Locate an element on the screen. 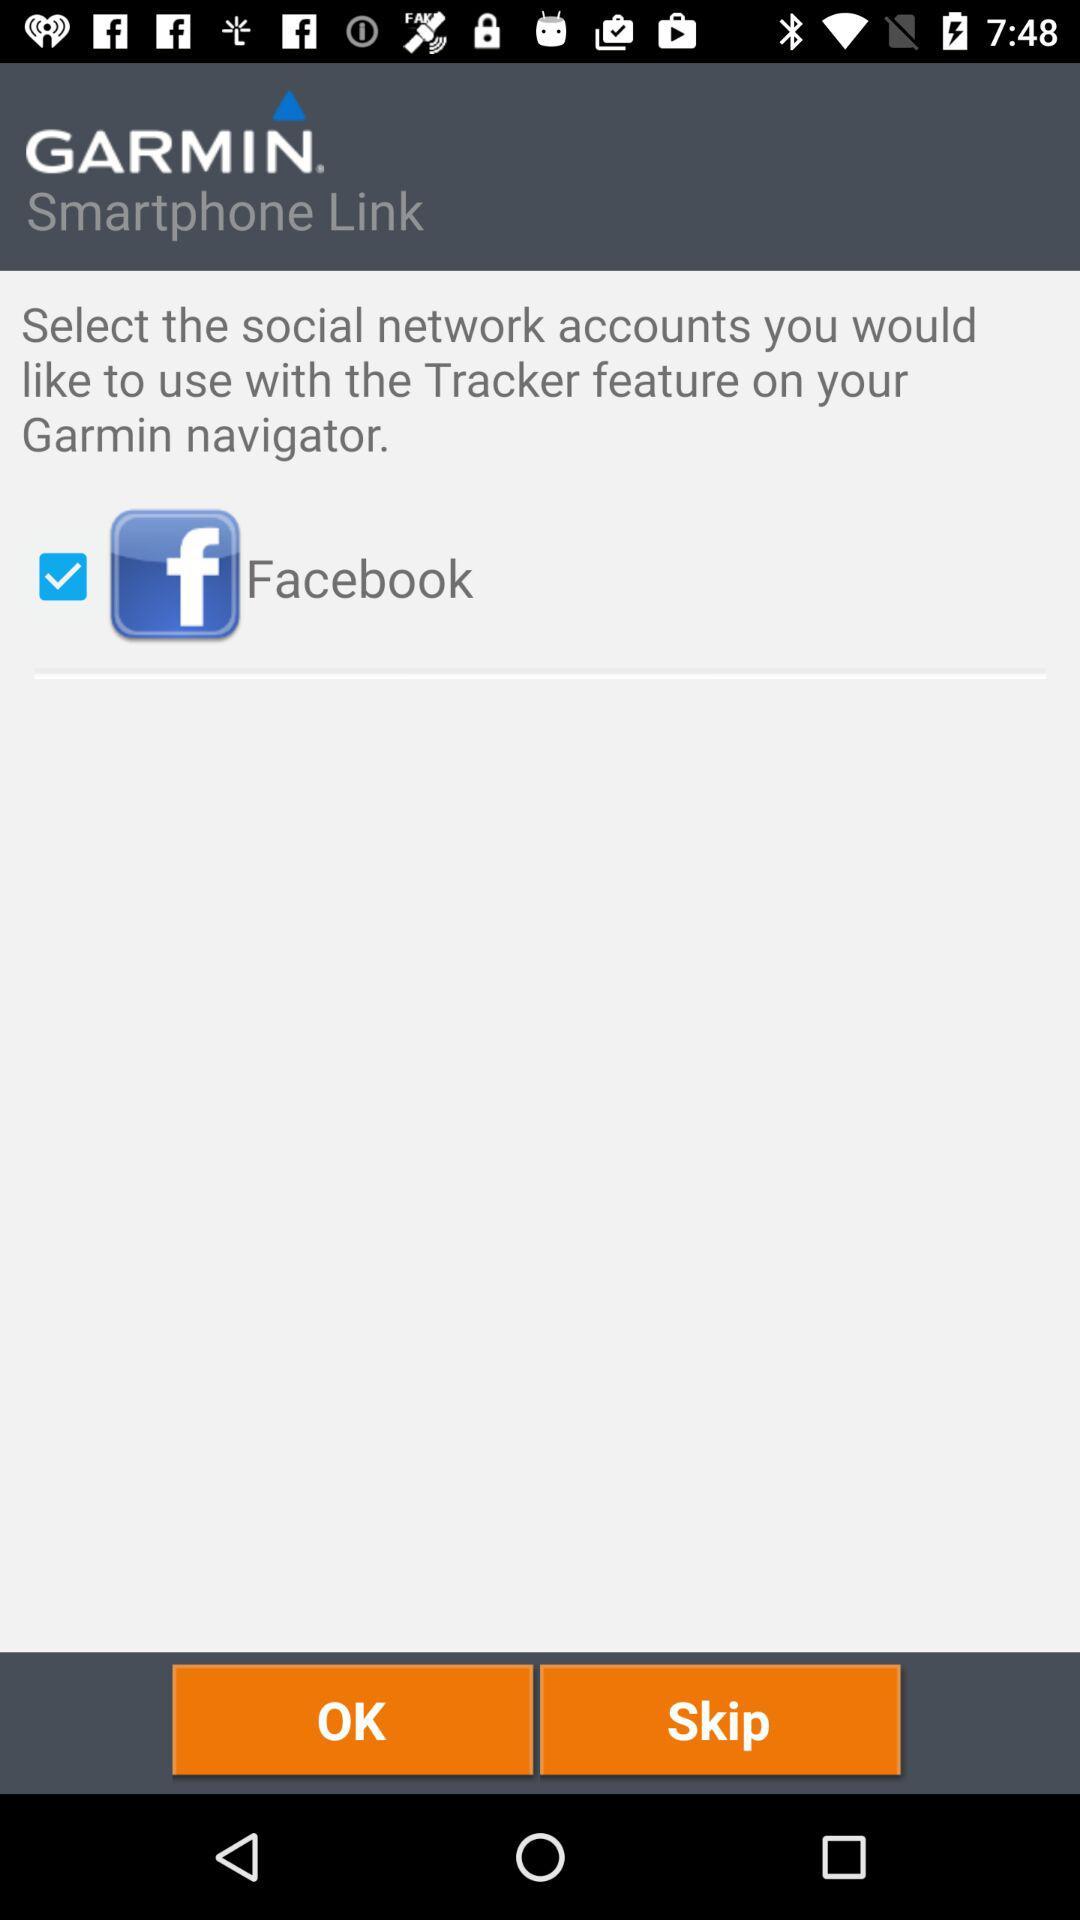 Image resolution: width=1080 pixels, height=1920 pixels. ok item is located at coordinates (355, 1722).